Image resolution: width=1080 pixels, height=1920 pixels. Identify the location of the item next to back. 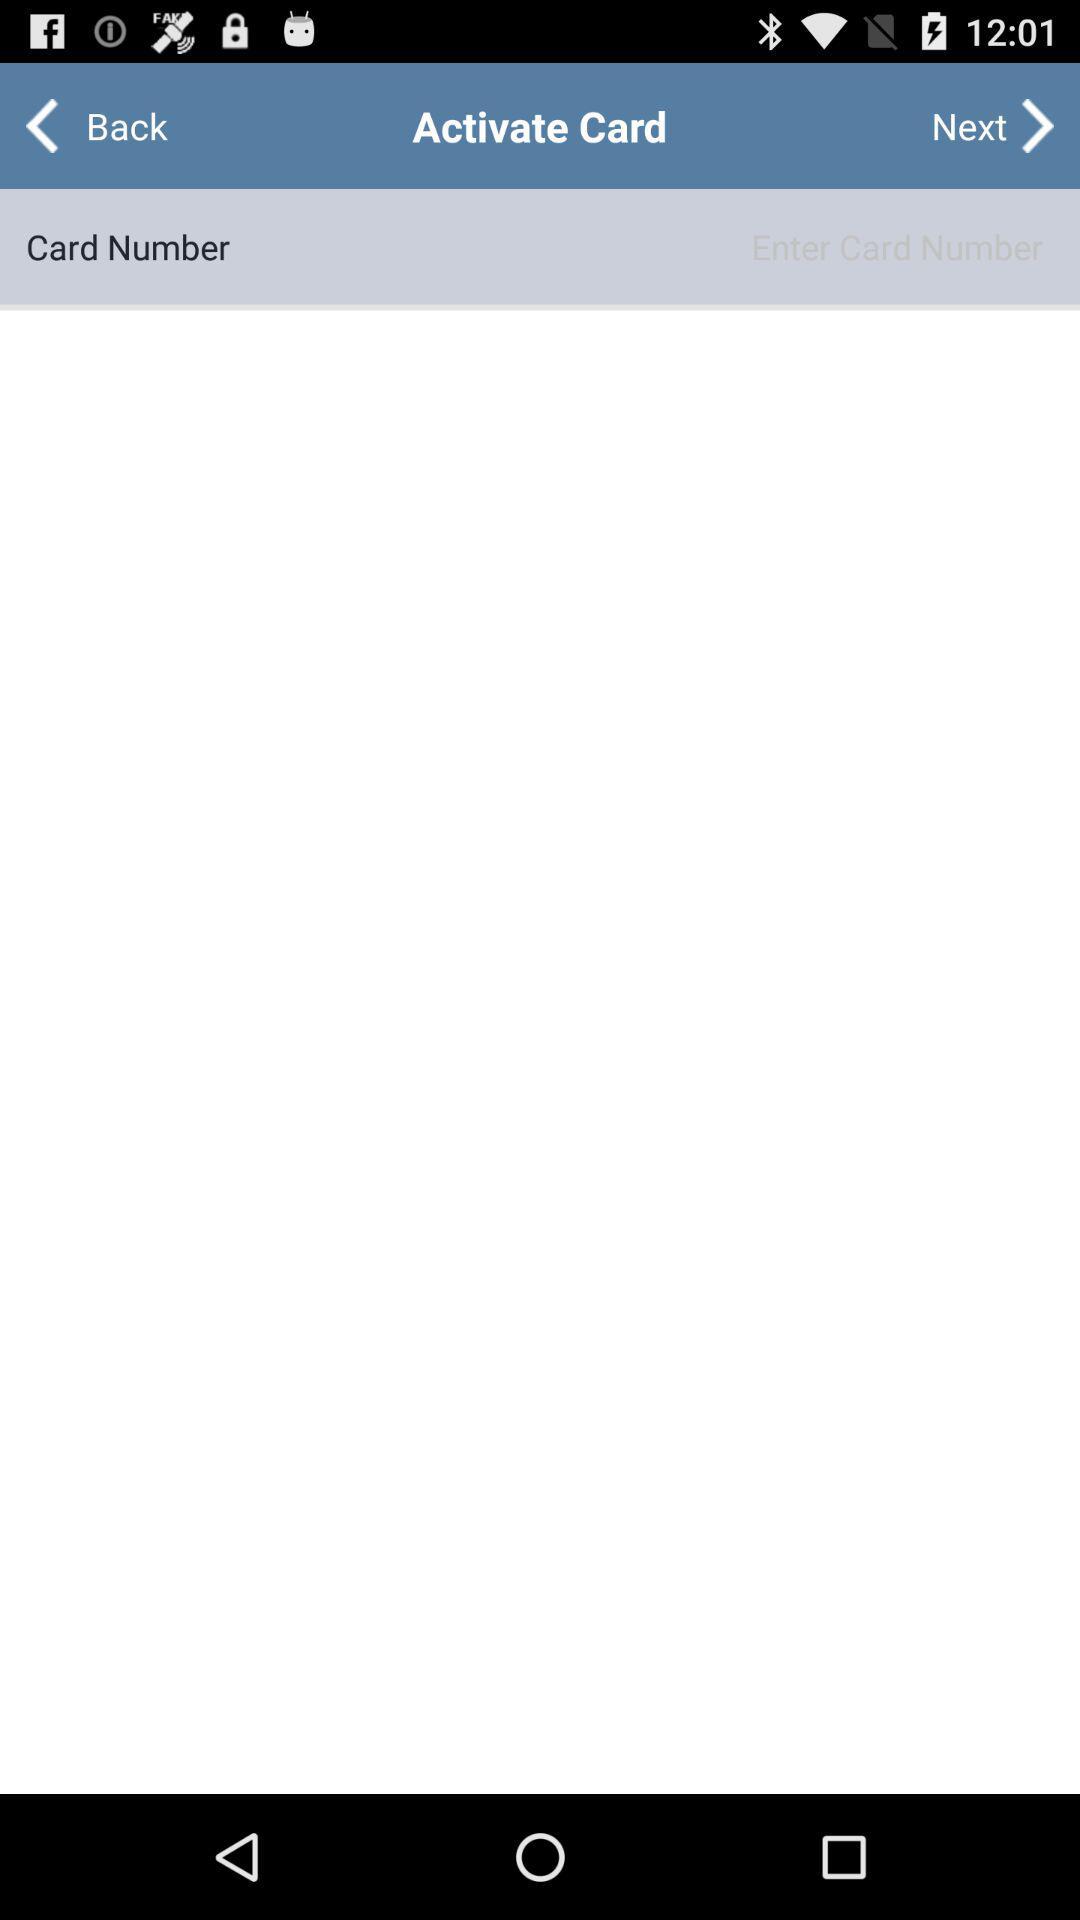
(968, 124).